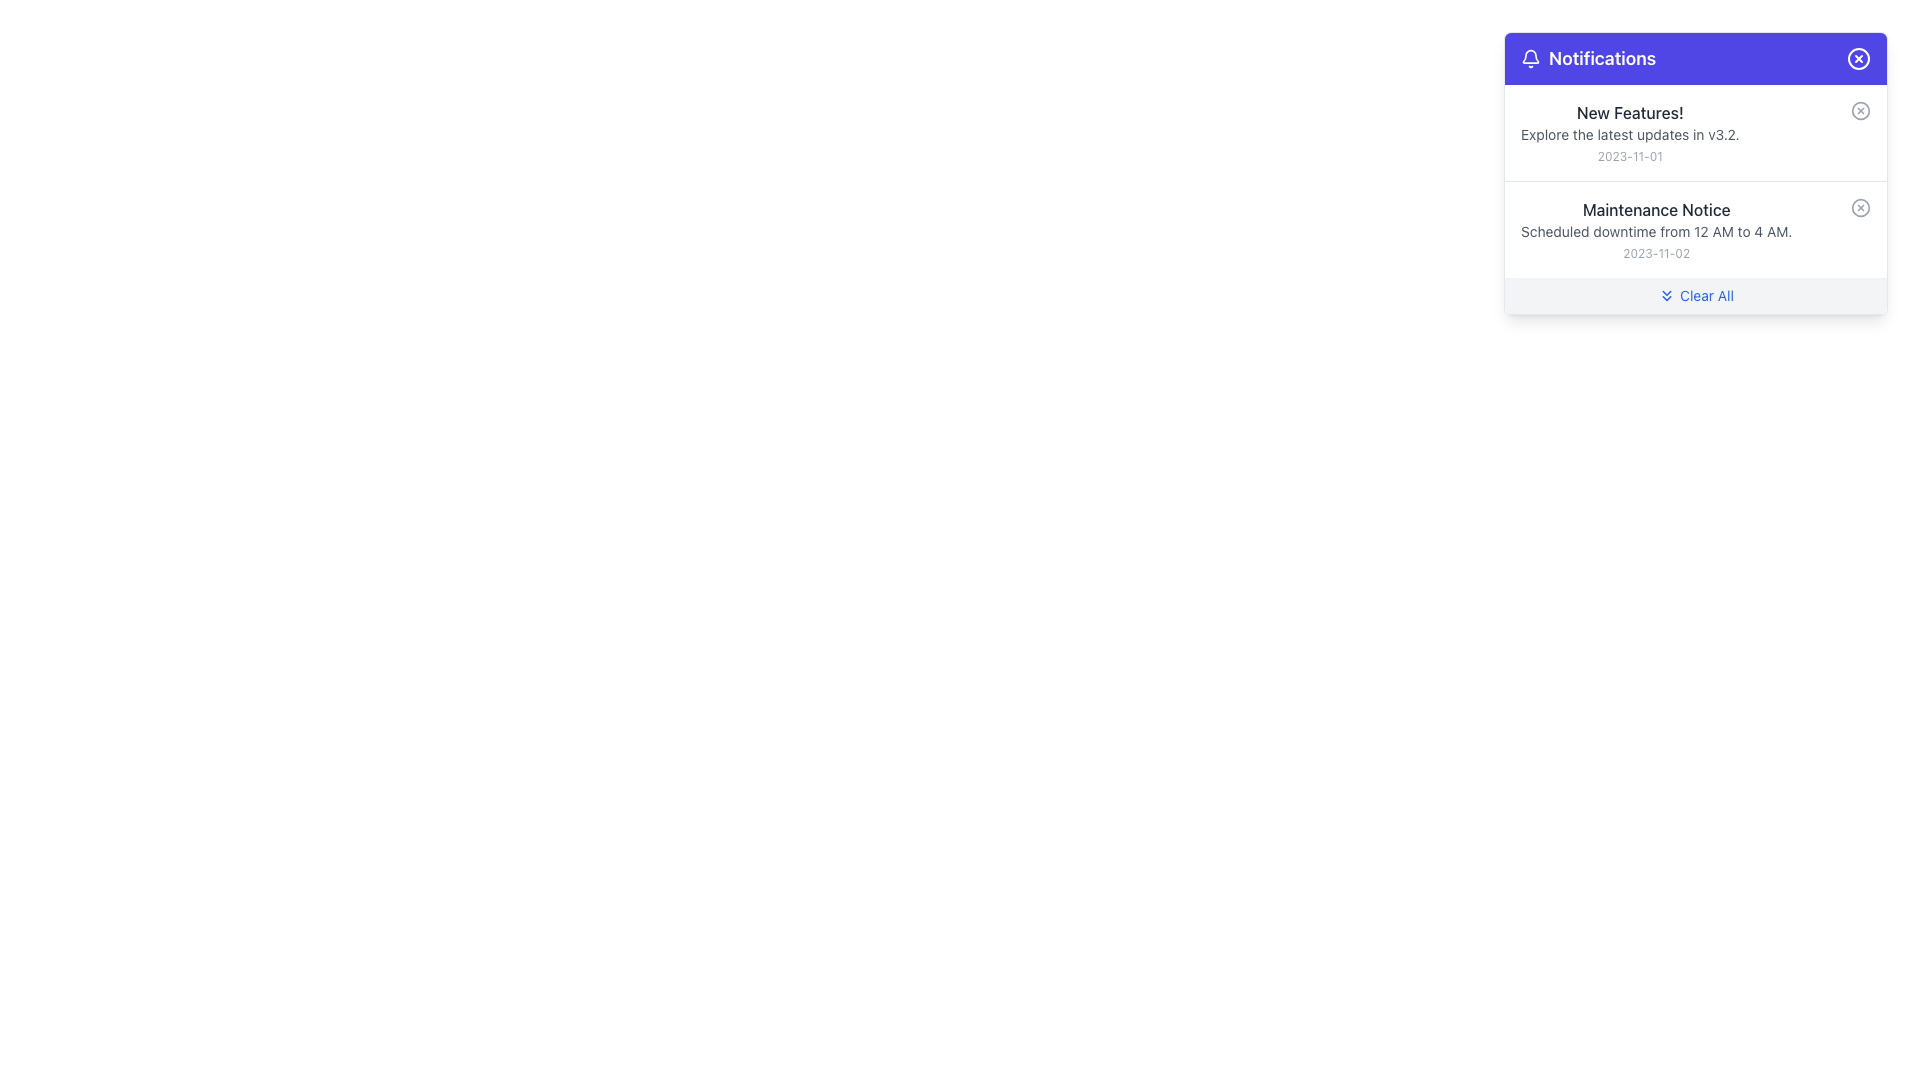 This screenshot has width=1920, height=1080. What do you see at coordinates (1860, 111) in the screenshot?
I see `the dismiss button located at the top-right corner of the 'New Features!' notification card` at bounding box center [1860, 111].